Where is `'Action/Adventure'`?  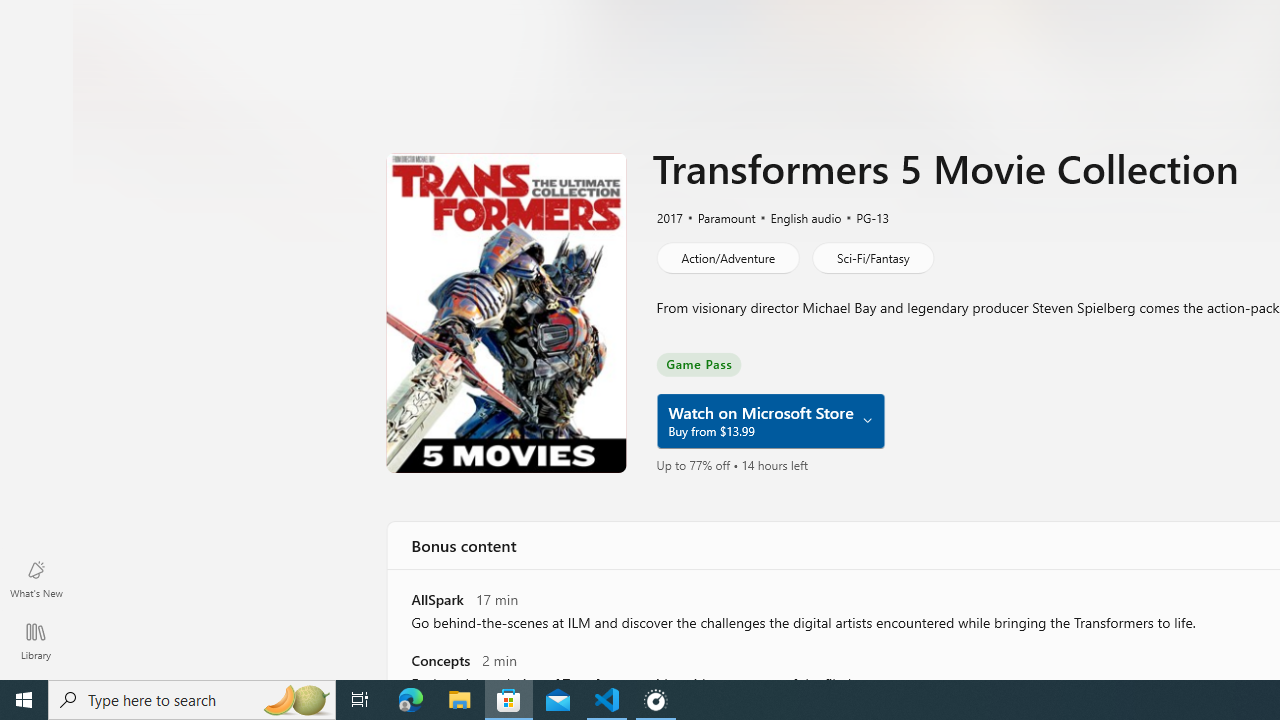
'Action/Adventure' is located at coordinates (726, 257).